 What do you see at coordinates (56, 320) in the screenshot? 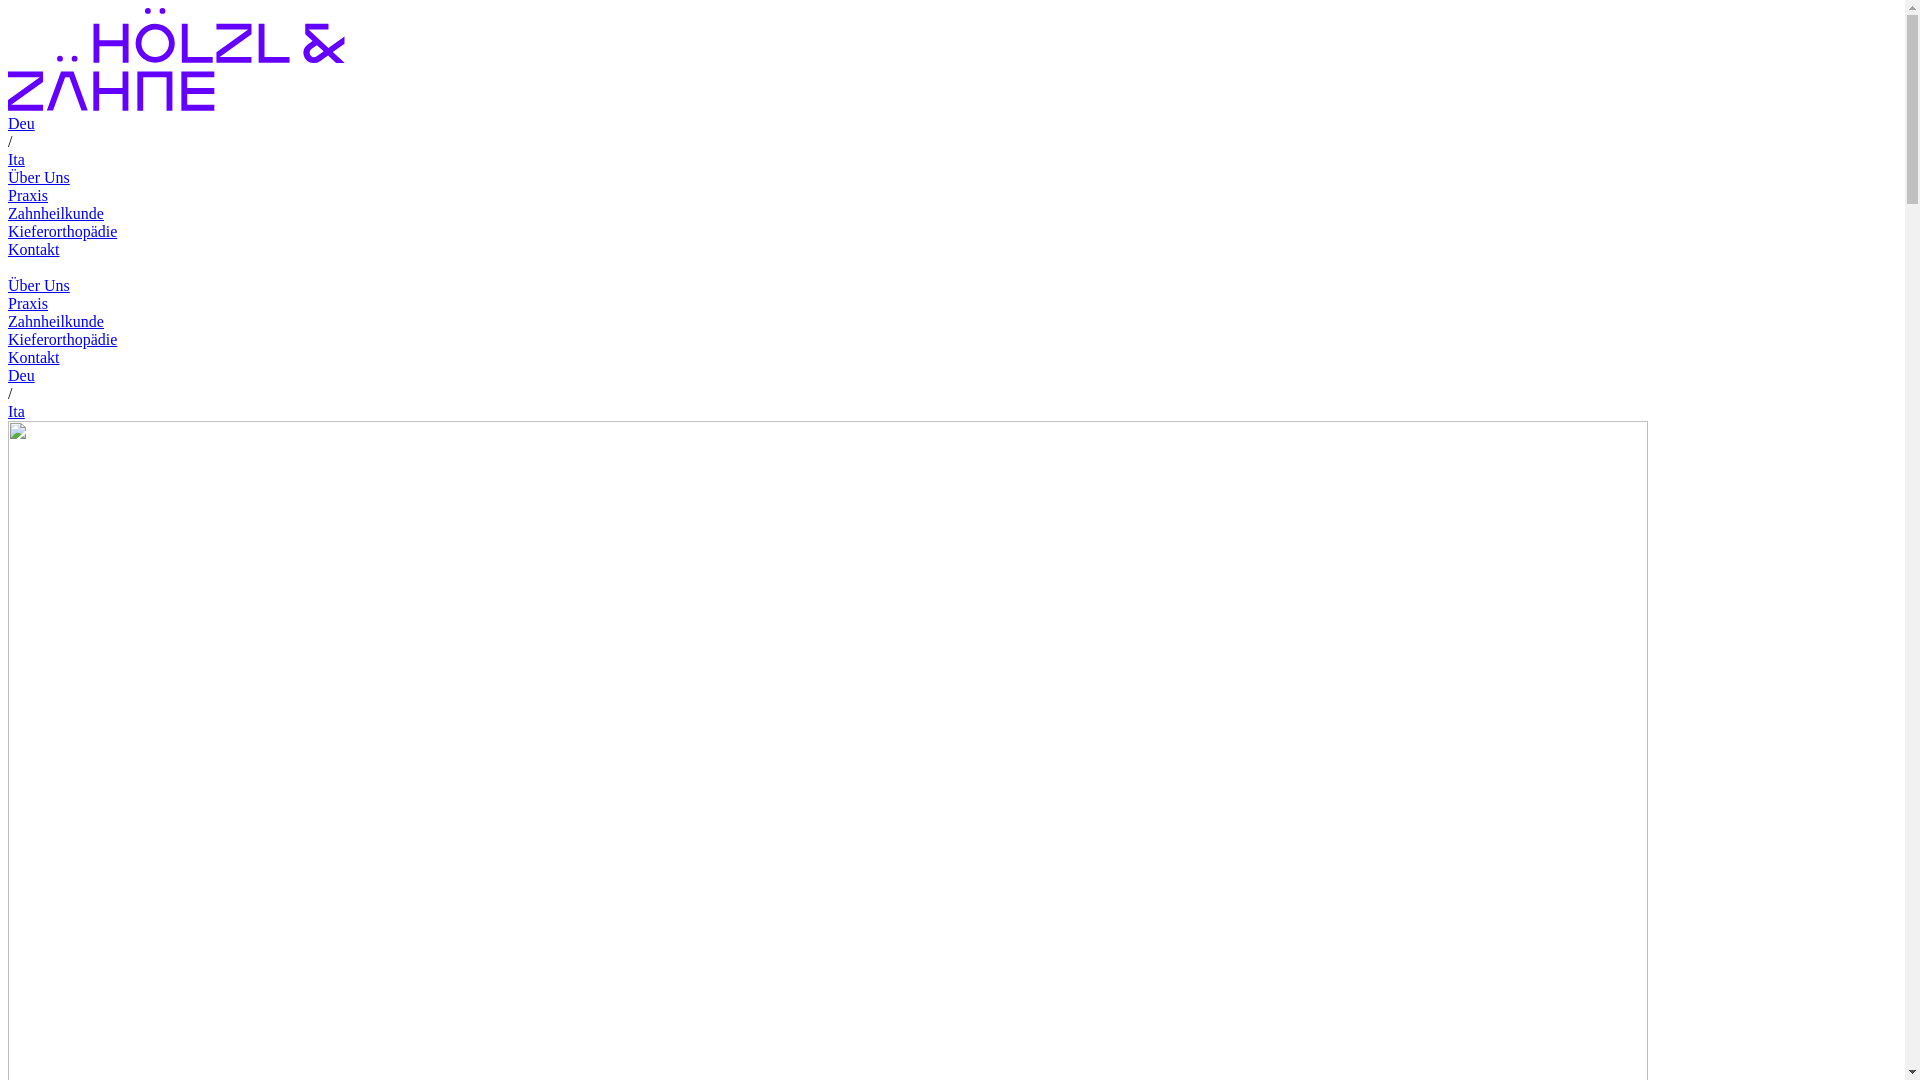
I see `'Zahnheilkunde'` at bounding box center [56, 320].